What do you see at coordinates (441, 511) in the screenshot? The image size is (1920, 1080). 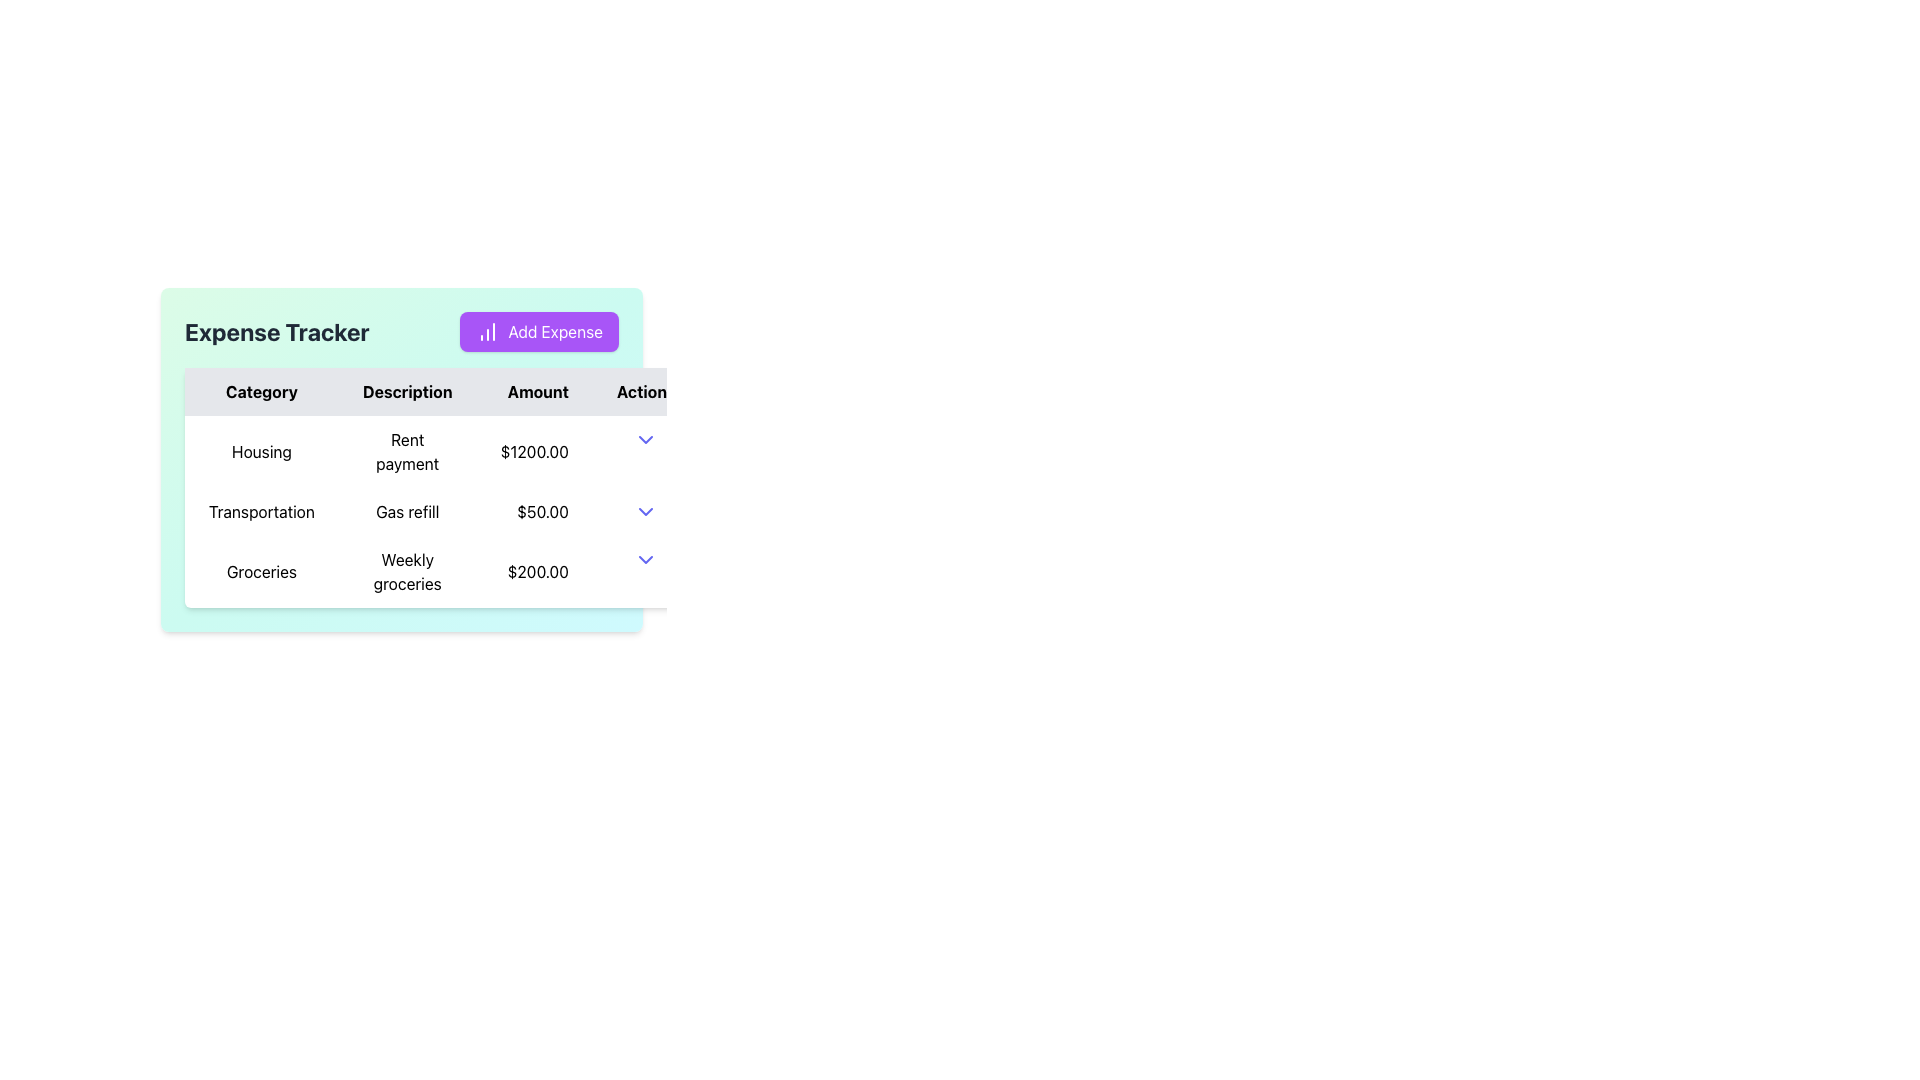 I see `the second data row in the expense tracker interface` at bounding box center [441, 511].